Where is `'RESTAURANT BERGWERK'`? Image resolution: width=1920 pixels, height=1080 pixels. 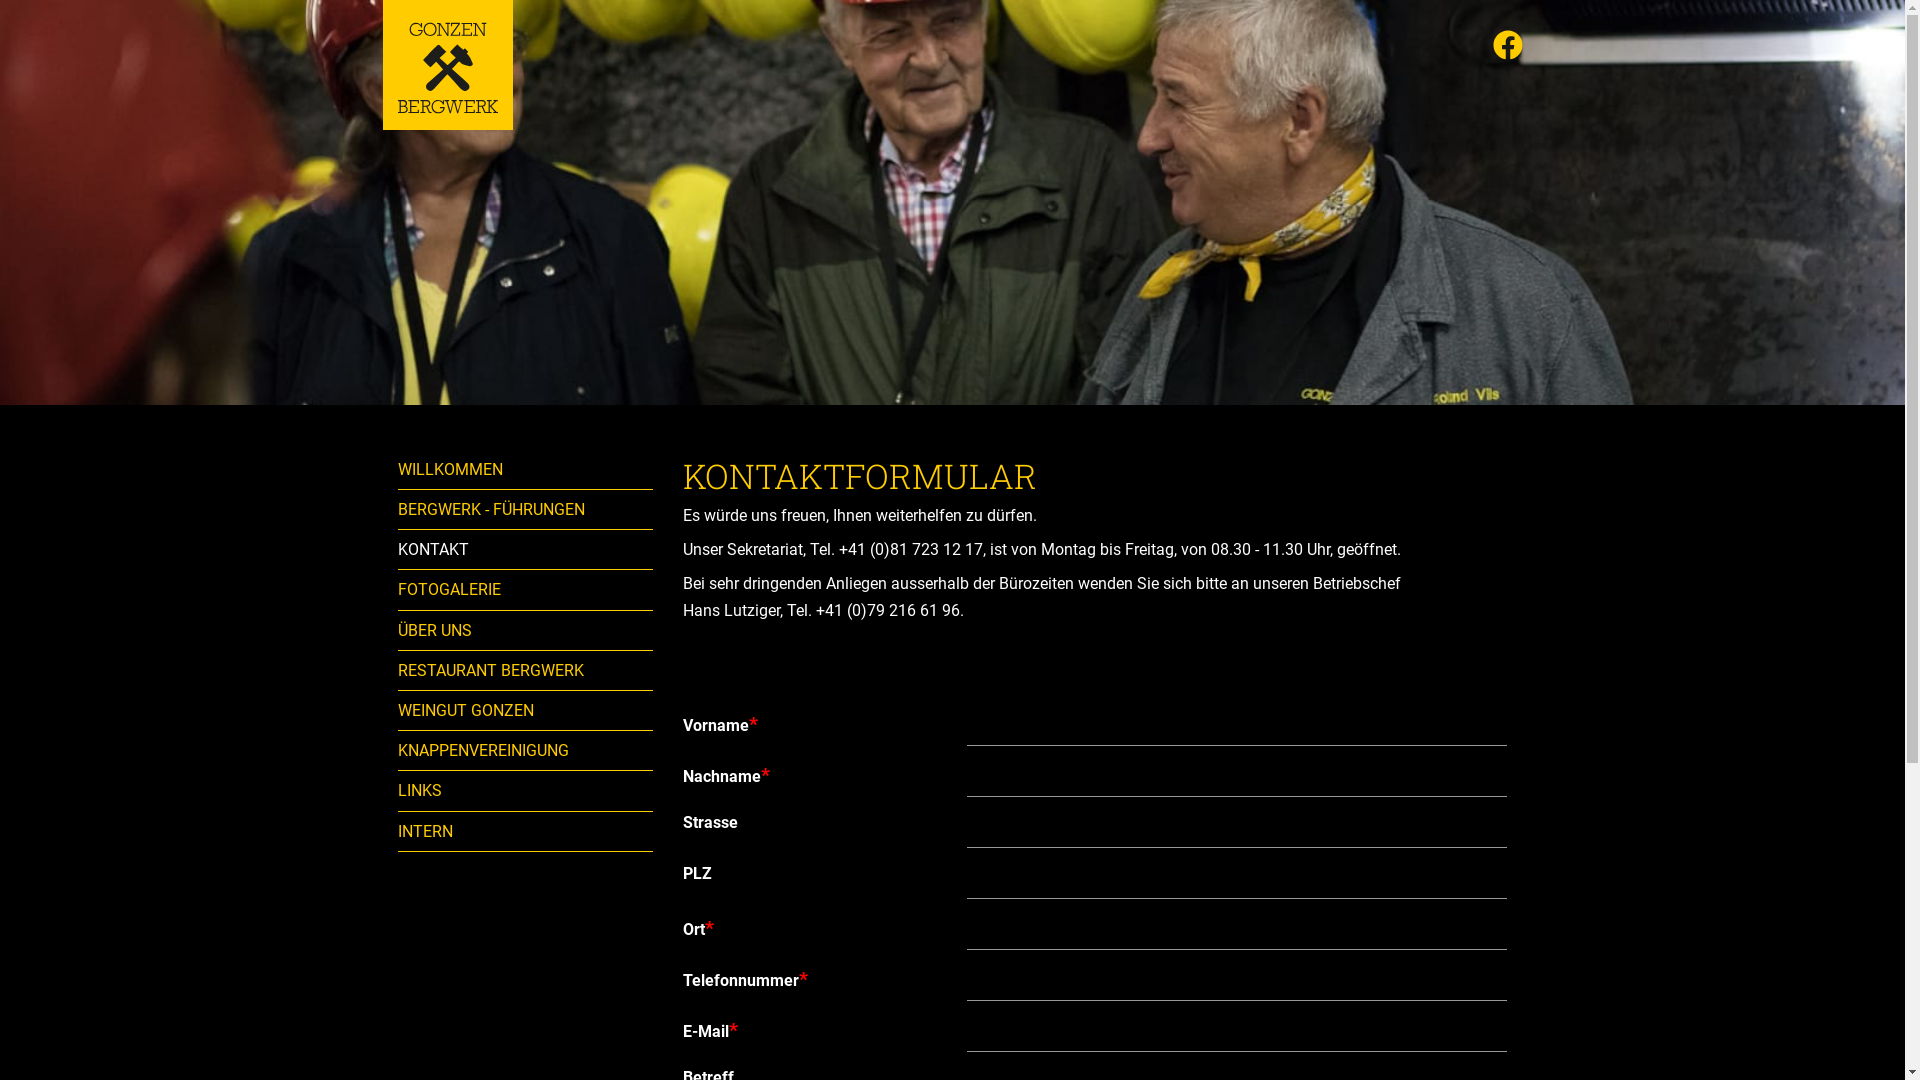 'RESTAURANT BERGWERK' is located at coordinates (525, 670).